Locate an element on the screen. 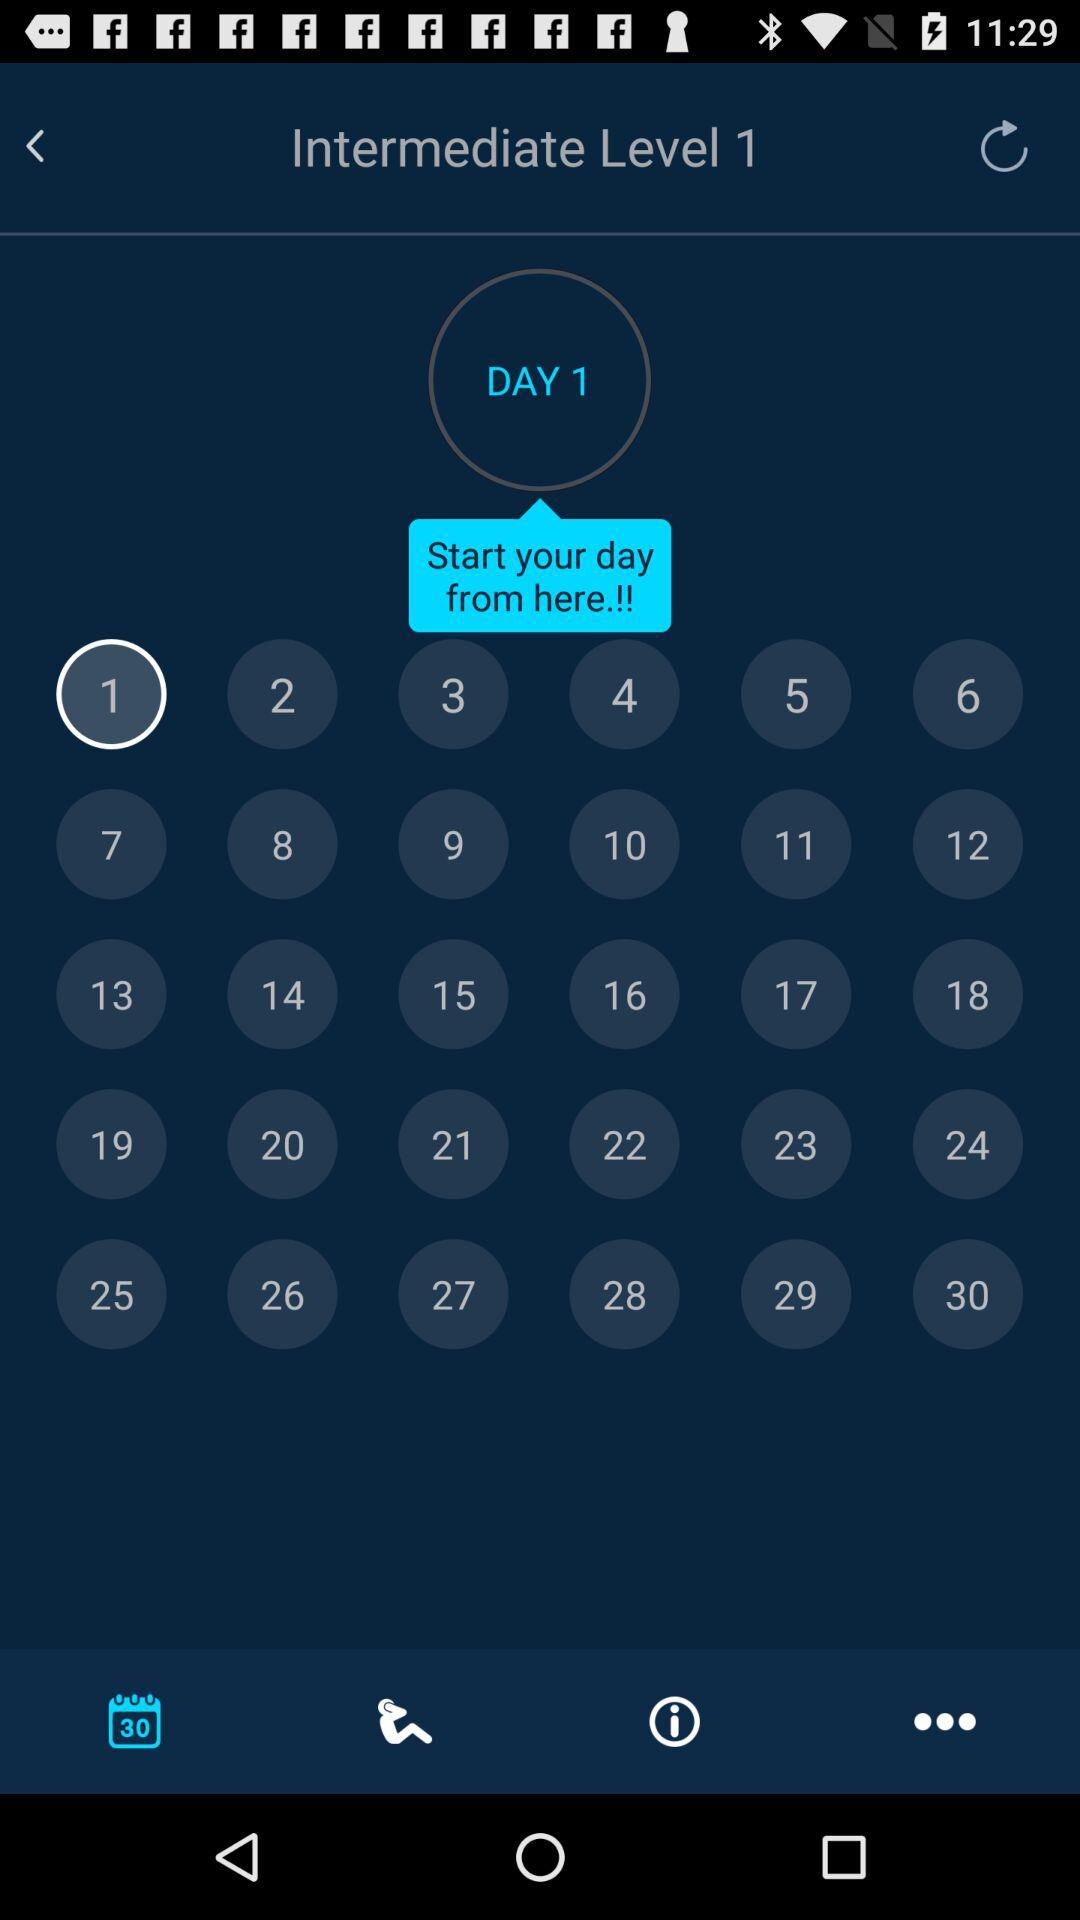 The width and height of the screenshot is (1080, 1920). day 20 is located at coordinates (282, 1144).